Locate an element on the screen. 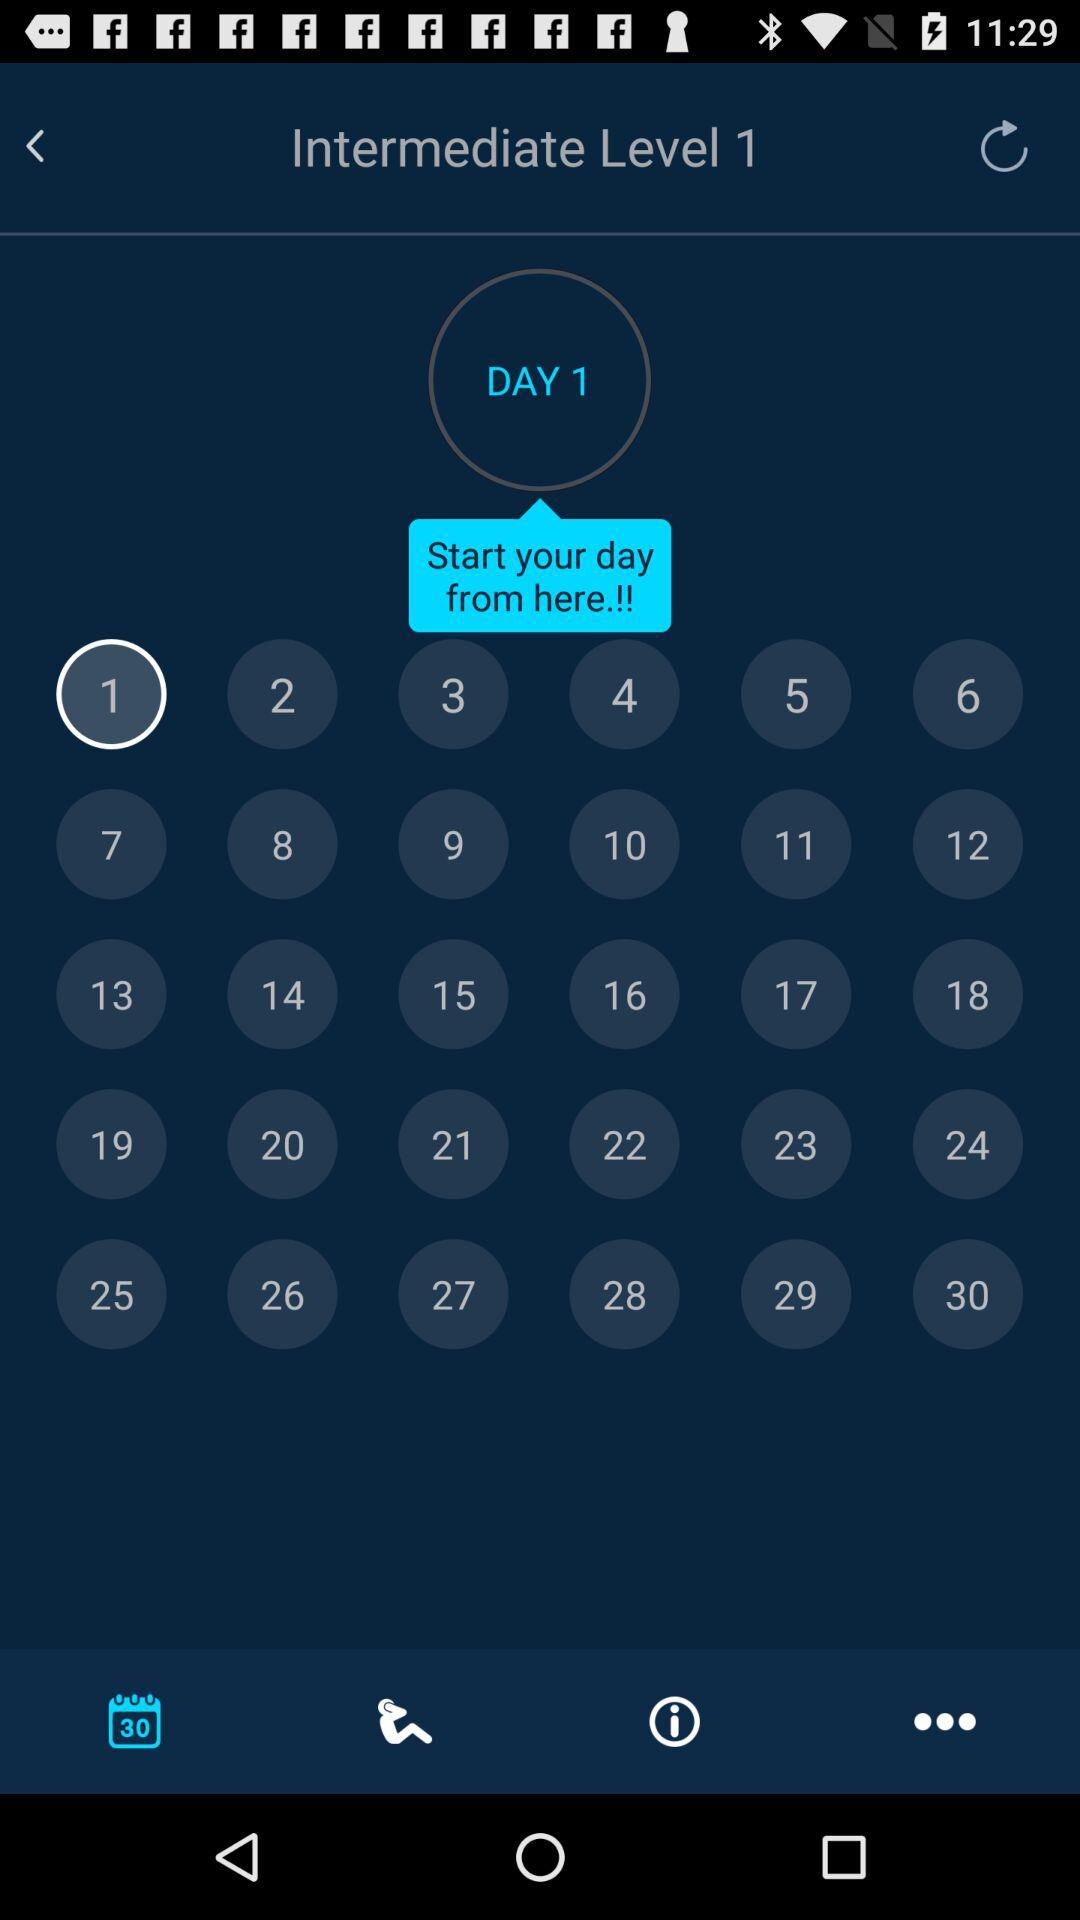 The width and height of the screenshot is (1080, 1920). day 20 is located at coordinates (282, 1144).